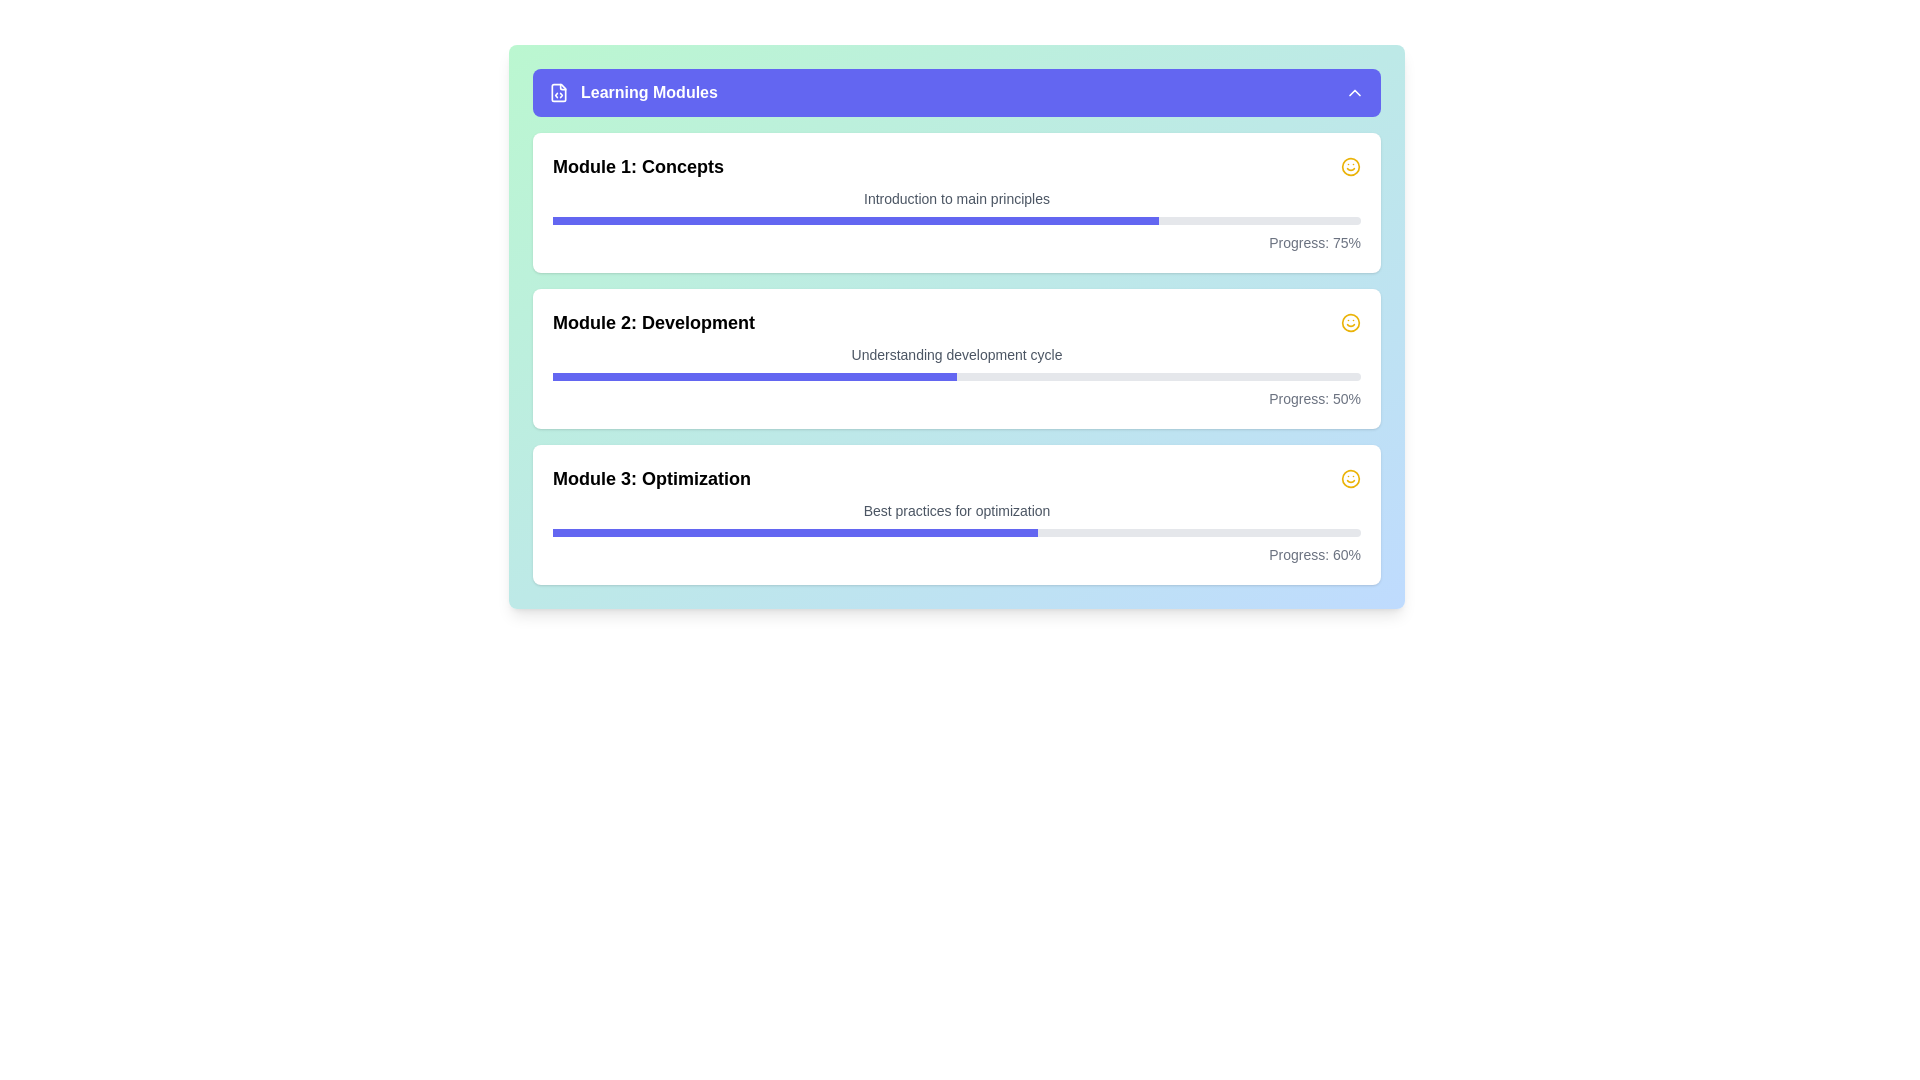 The width and height of the screenshot is (1920, 1080). I want to click on the progress bar segment that indicates 60% completion, which is filled with blue color and has rounded edges, located within the third module's progress bar, so click(794, 531).